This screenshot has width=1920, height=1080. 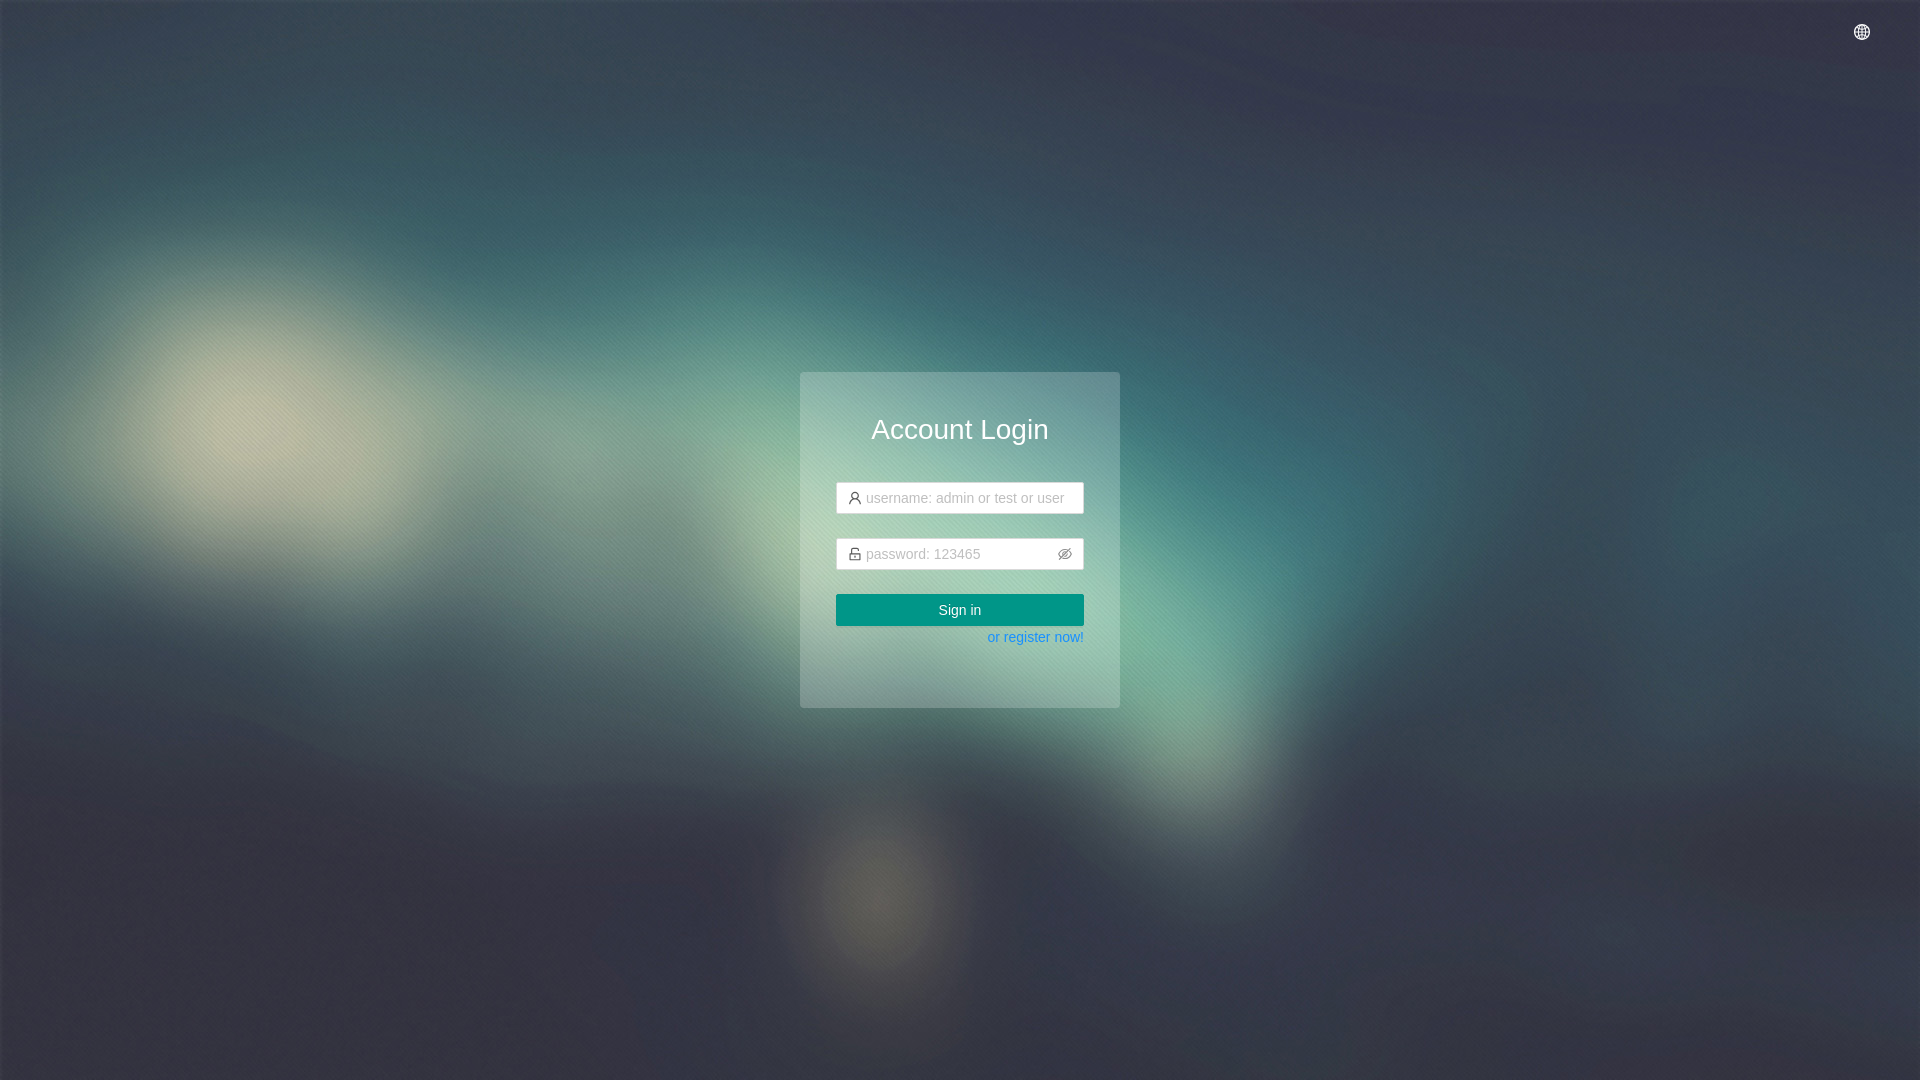 I want to click on 'Sign in', so click(x=960, y=608).